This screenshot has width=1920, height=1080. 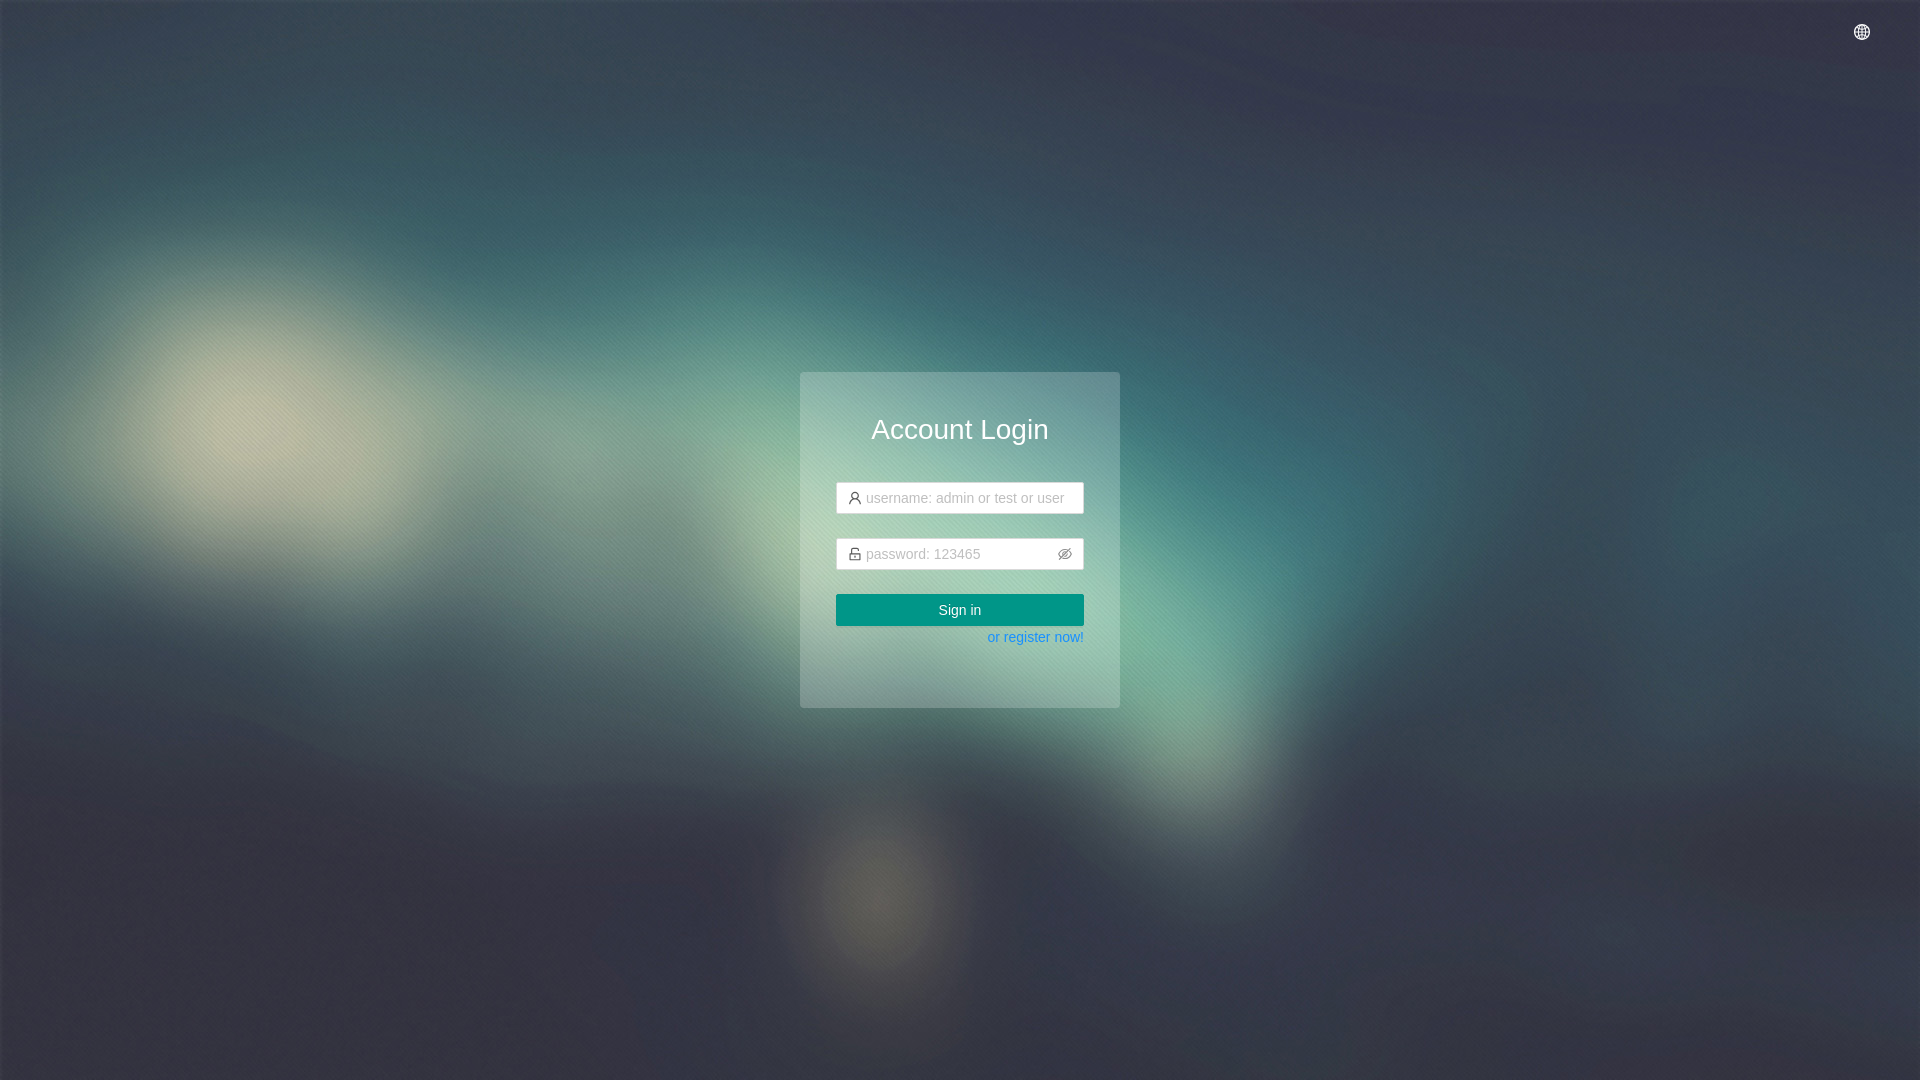 I want to click on 'Sign in', so click(x=960, y=608).